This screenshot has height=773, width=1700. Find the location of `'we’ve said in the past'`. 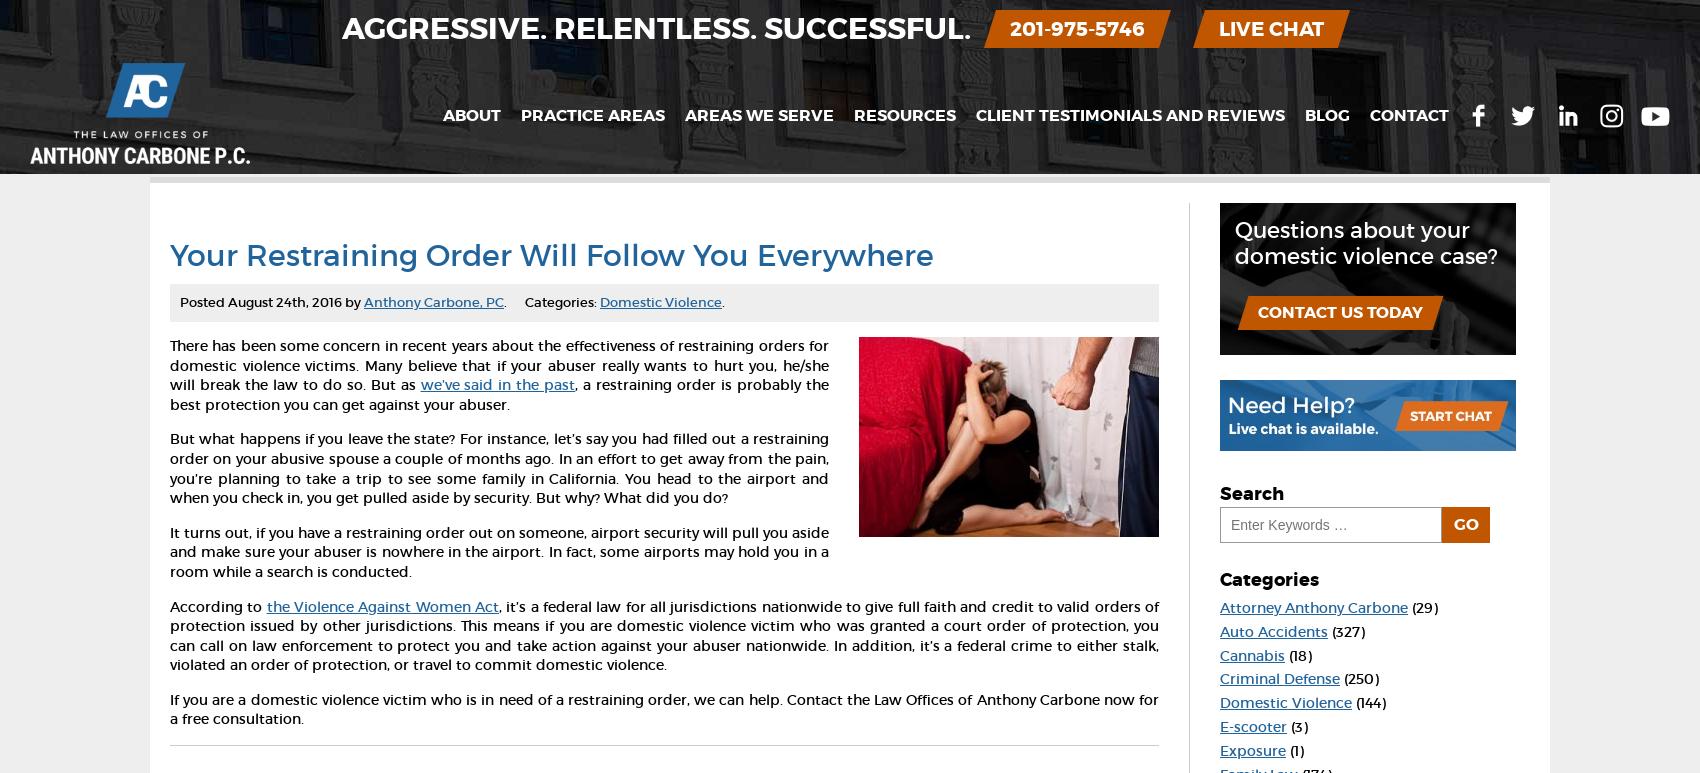

'we’ve said in the past' is located at coordinates (419, 385).